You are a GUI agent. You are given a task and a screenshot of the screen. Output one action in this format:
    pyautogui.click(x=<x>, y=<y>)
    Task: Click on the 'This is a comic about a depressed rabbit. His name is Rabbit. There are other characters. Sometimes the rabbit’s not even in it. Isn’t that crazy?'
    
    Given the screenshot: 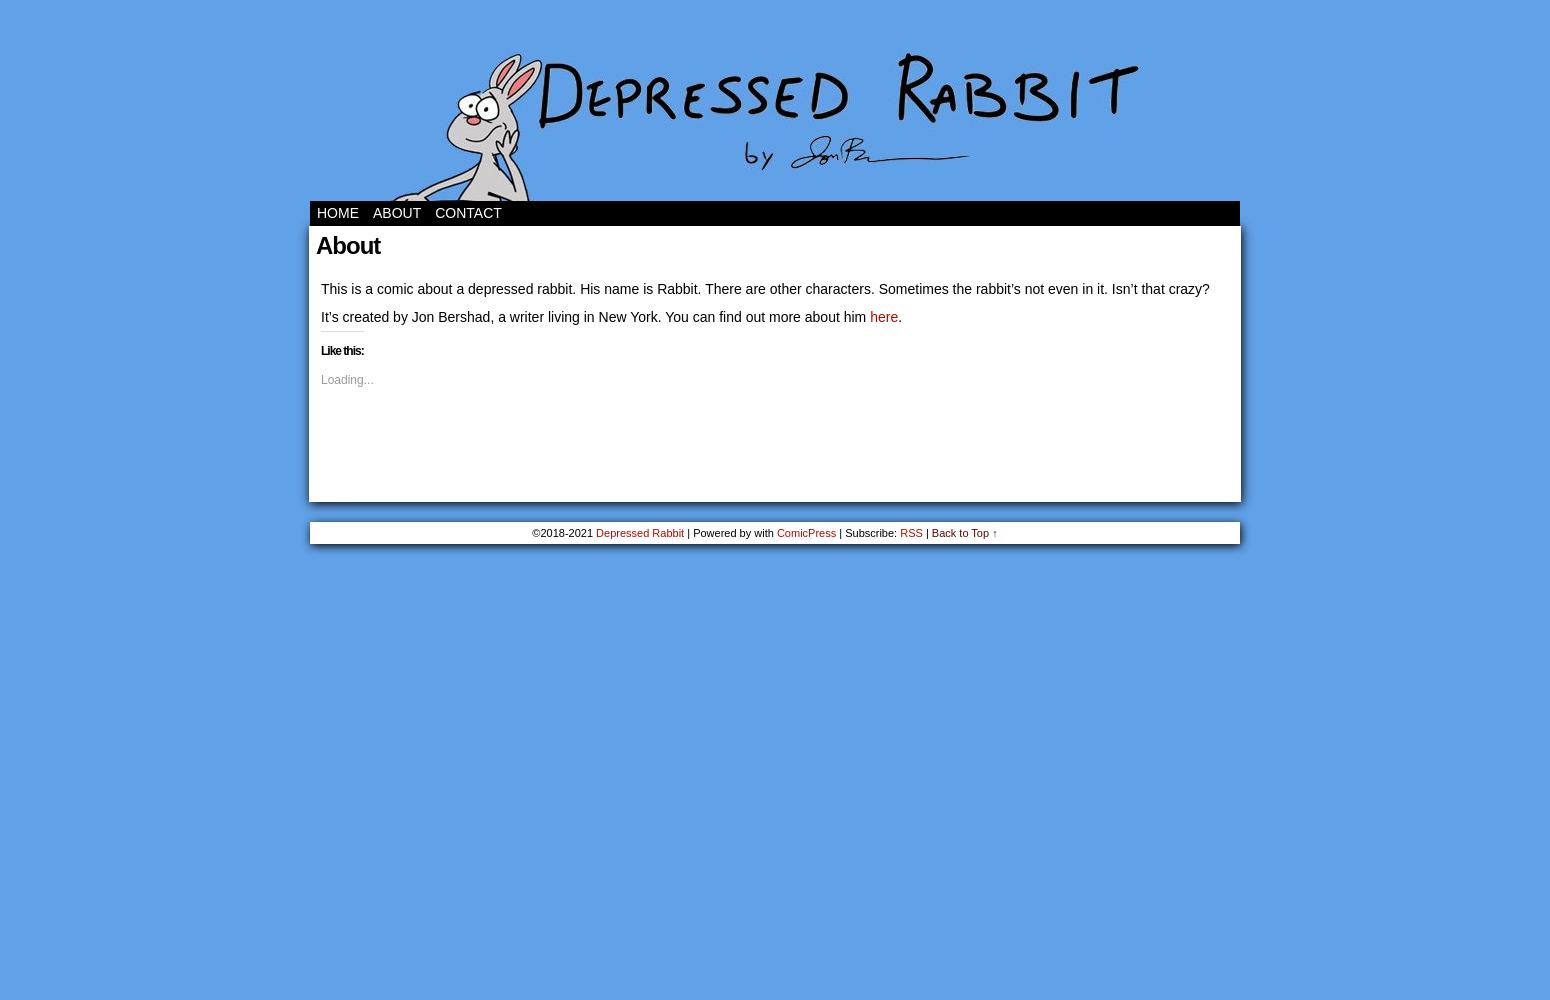 What is the action you would take?
    pyautogui.click(x=764, y=289)
    